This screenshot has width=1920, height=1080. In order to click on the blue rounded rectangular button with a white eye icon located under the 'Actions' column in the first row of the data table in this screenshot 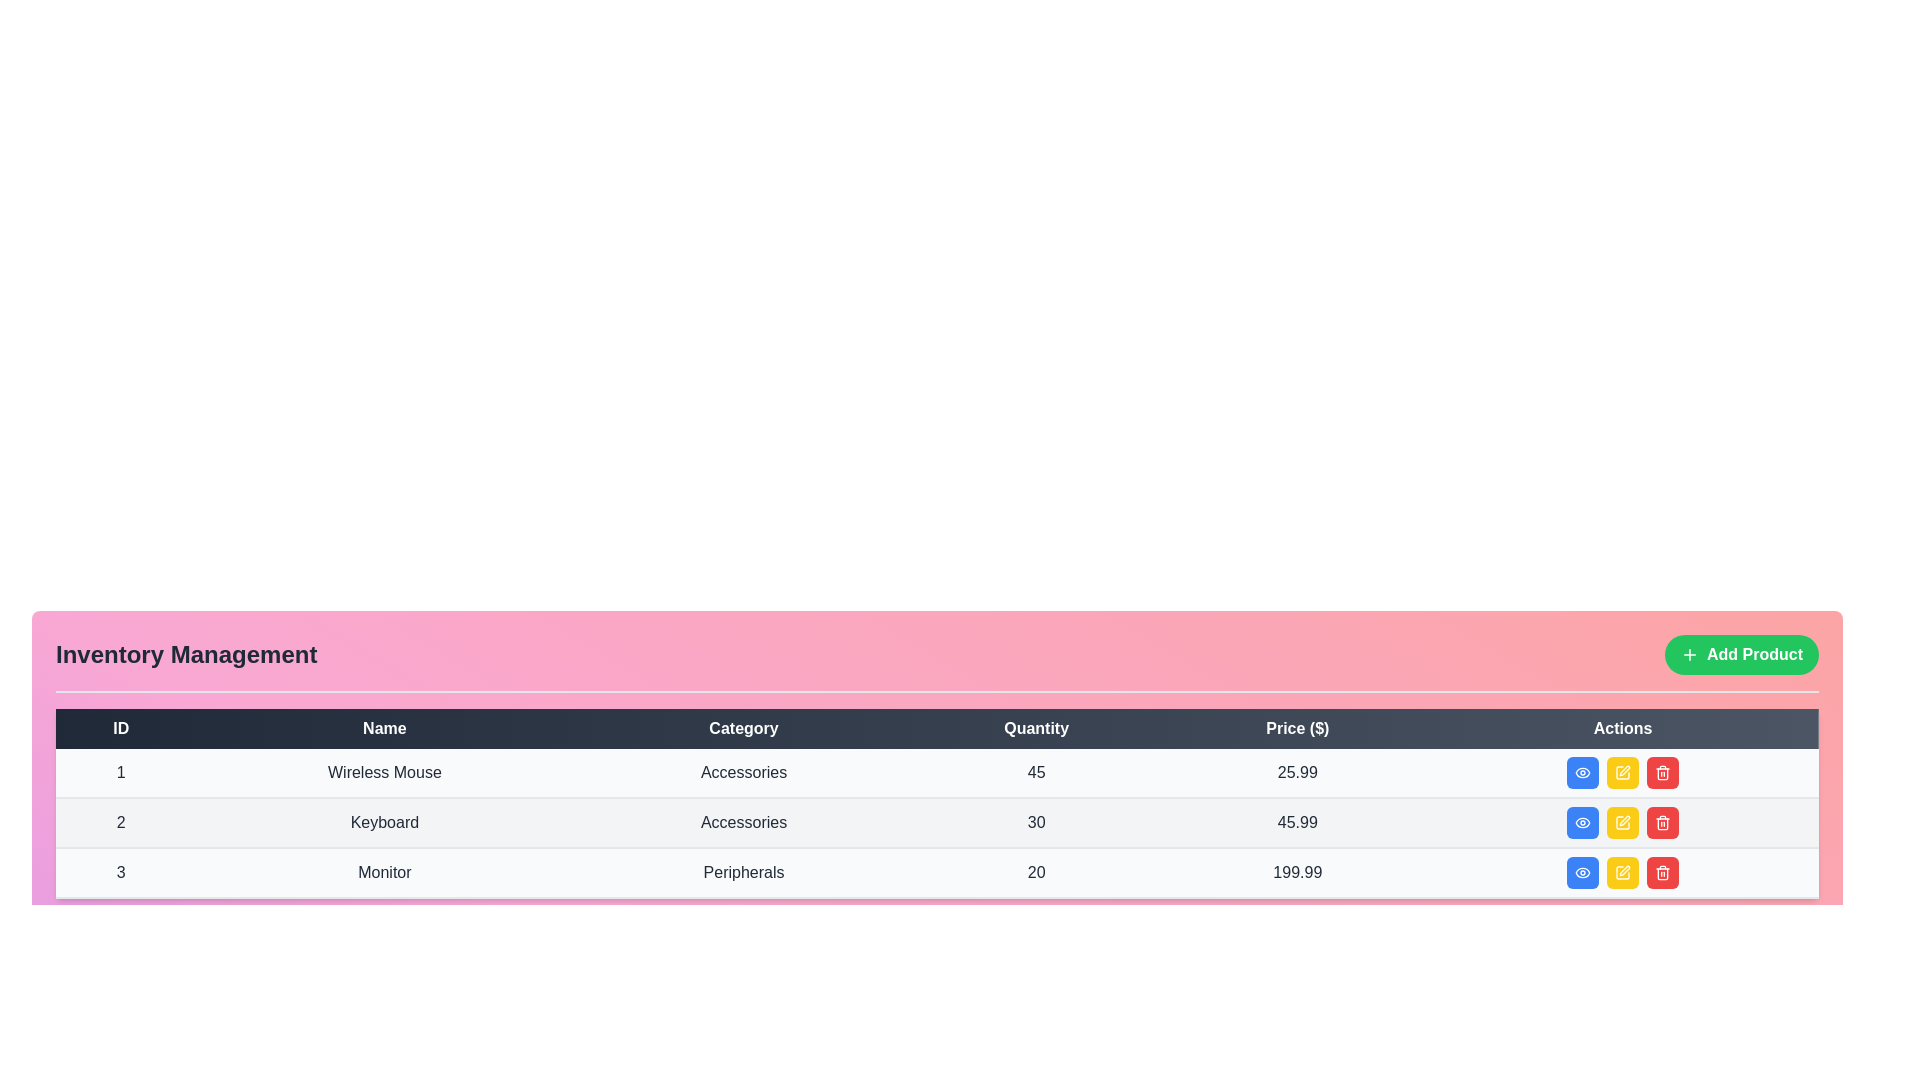, I will do `click(1582, 771)`.